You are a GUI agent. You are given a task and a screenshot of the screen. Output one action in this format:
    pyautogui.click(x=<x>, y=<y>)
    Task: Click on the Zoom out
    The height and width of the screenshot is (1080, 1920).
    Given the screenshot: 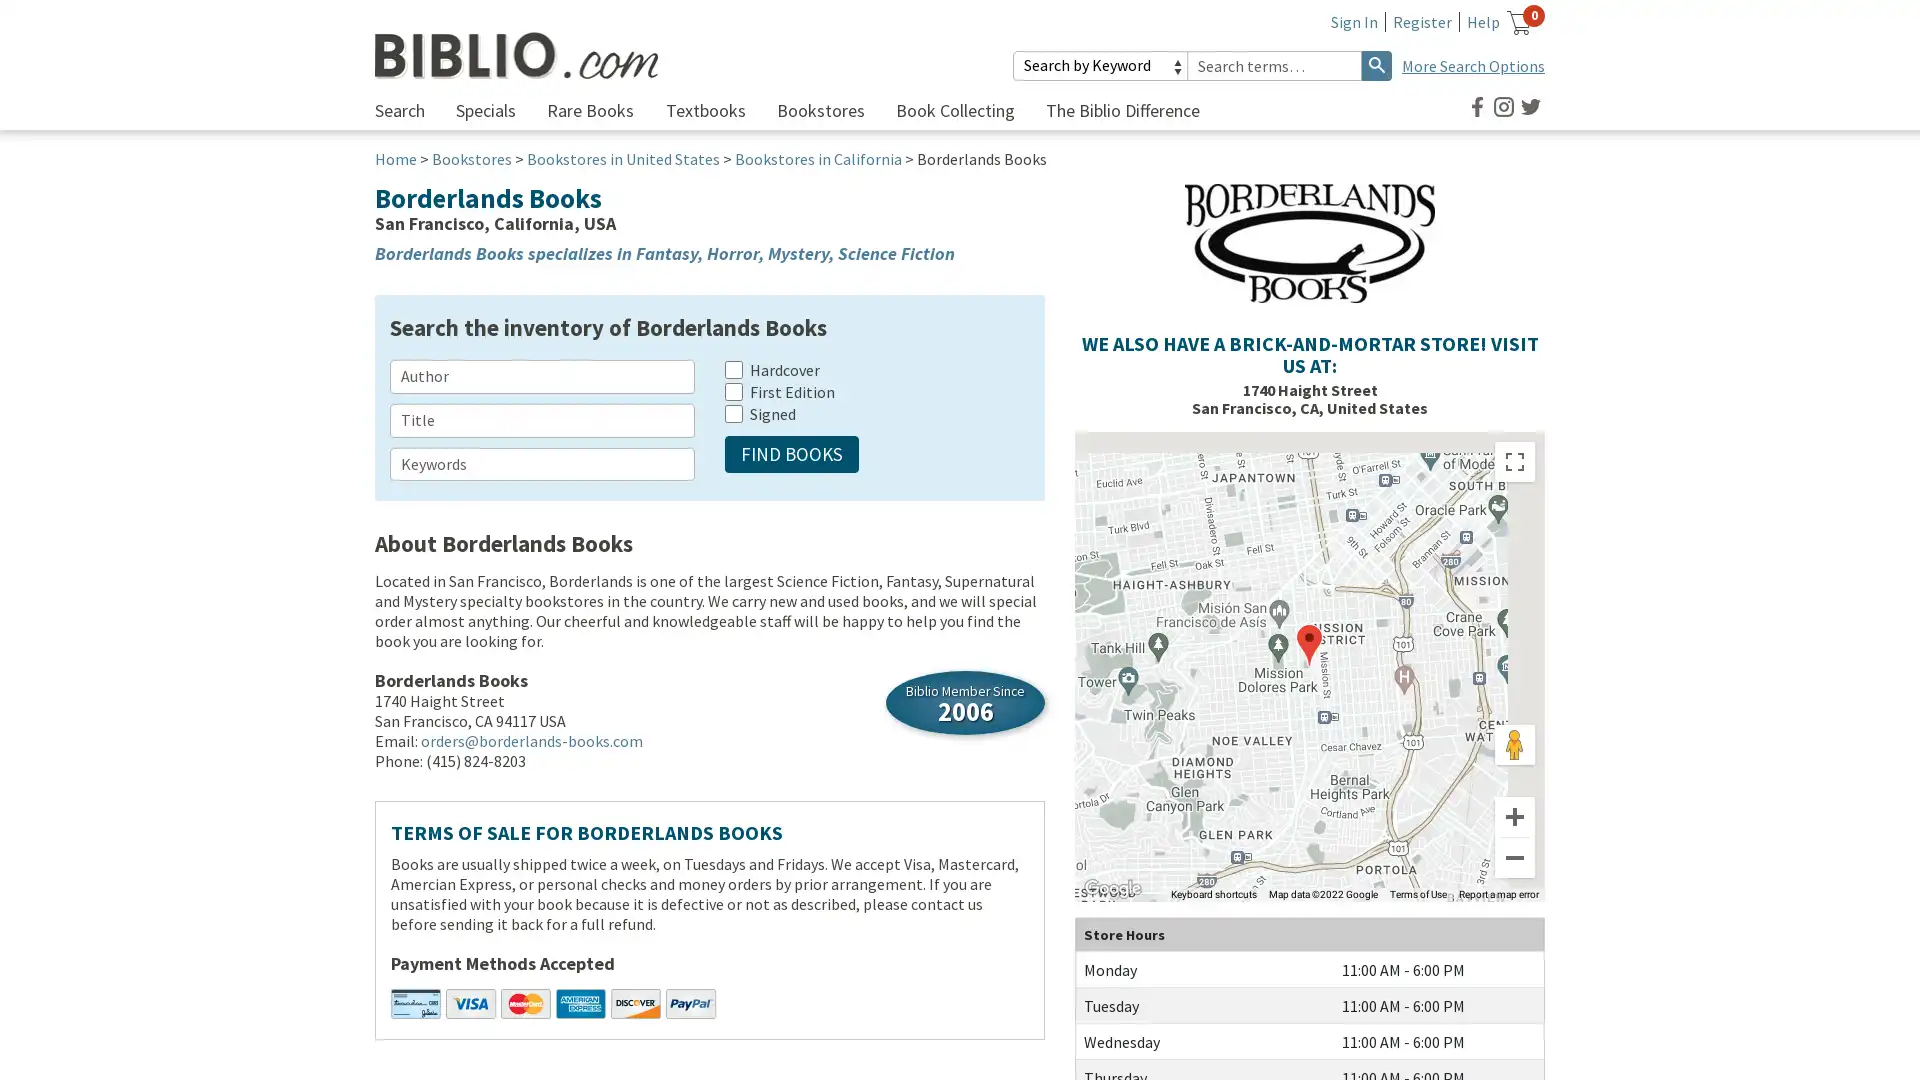 What is the action you would take?
    pyautogui.click(x=1515, y=856)
    